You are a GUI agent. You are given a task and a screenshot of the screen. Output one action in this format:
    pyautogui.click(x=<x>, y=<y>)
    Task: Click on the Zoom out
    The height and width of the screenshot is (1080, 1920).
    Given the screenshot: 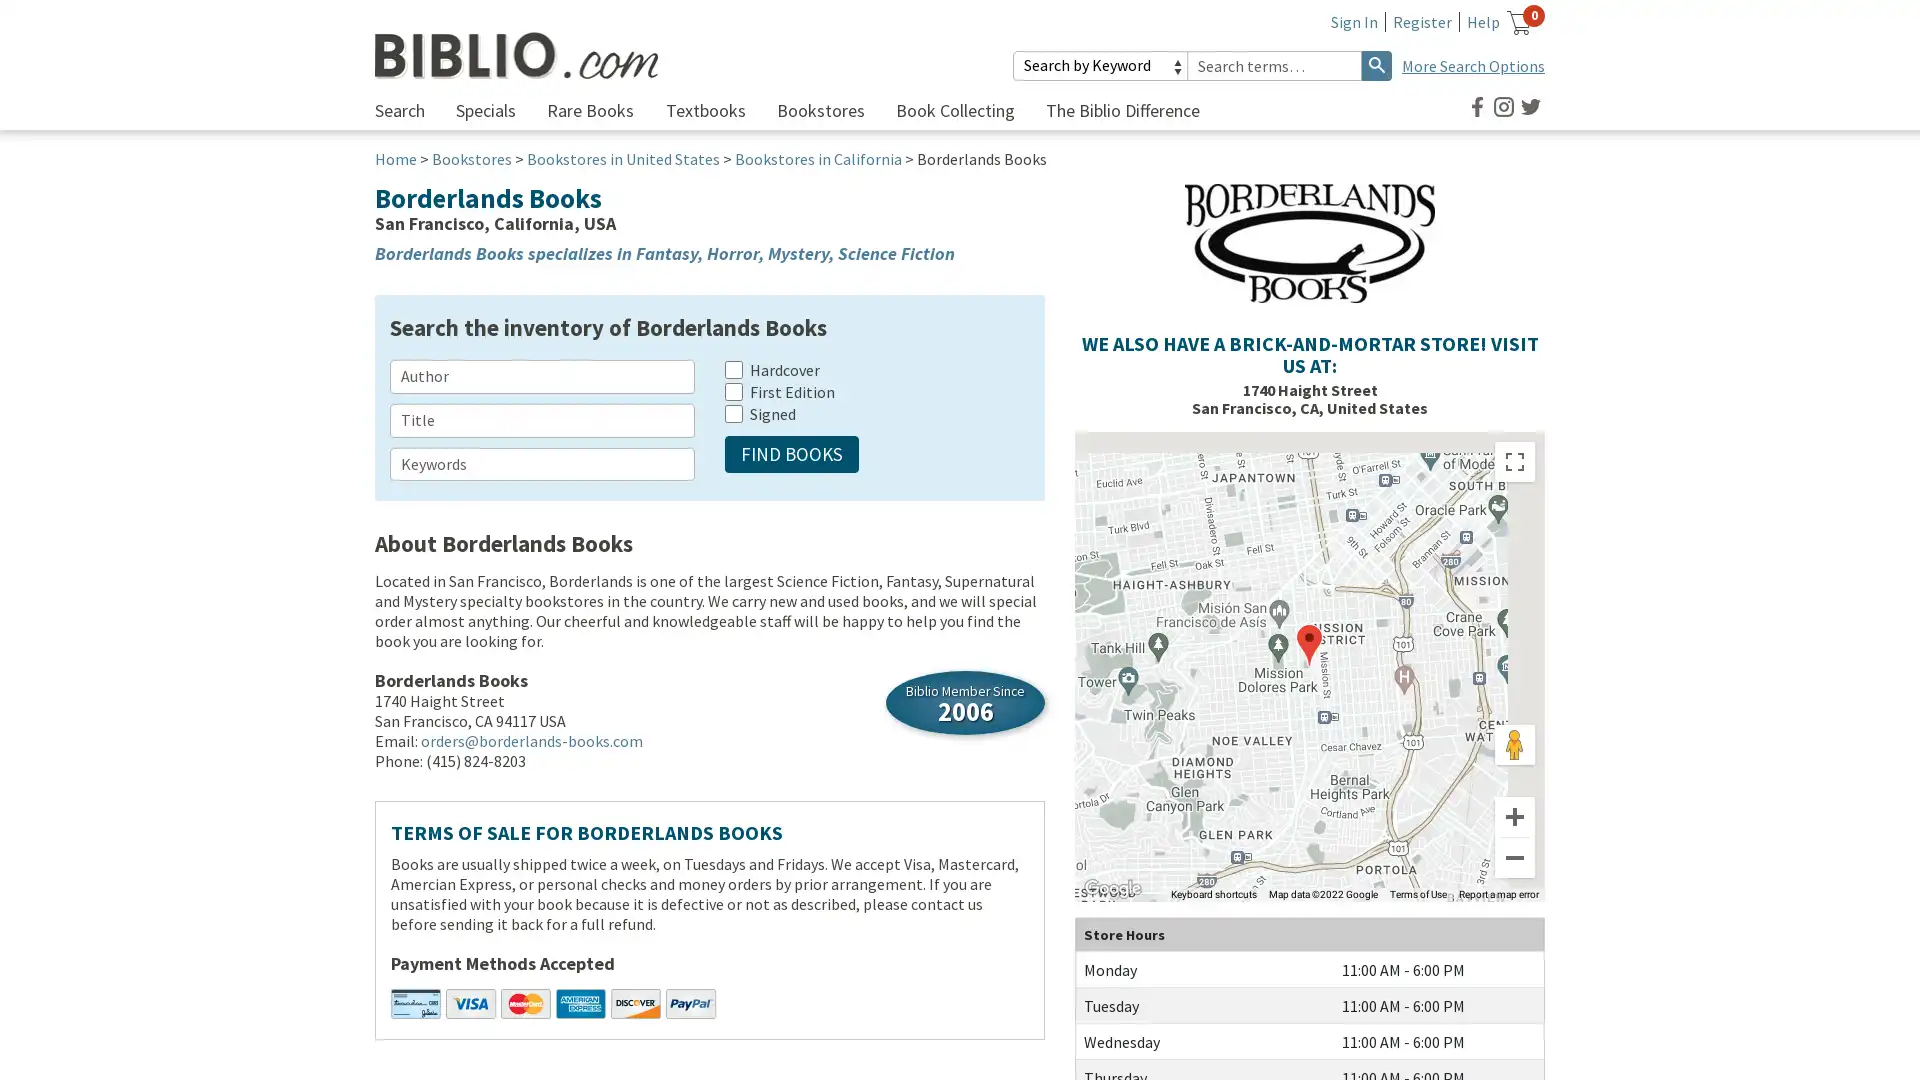 What is the action you would take?
    pyautogui.click(x=1515, y=856)
    